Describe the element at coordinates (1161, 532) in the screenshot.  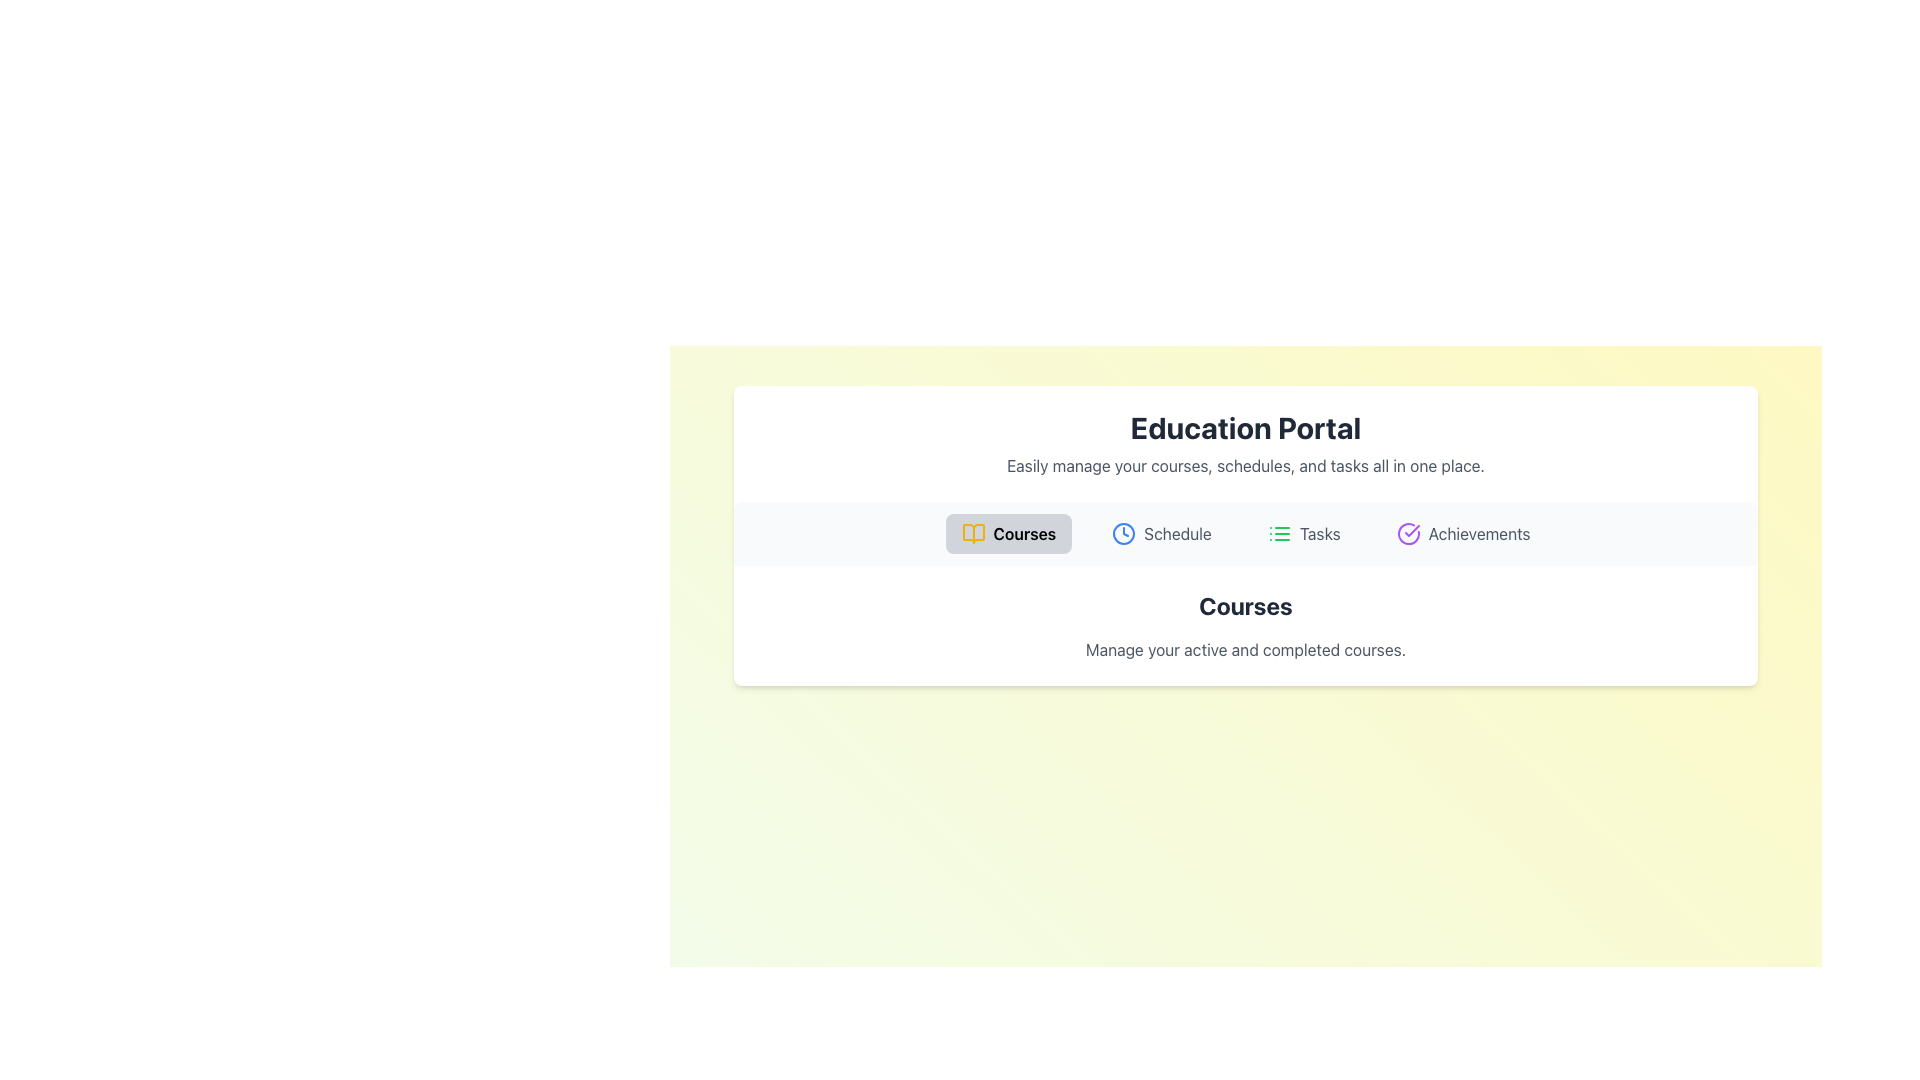
I see `the 'Schedule' navigation button, which is styled in light blue and features a clock icon, to potentially see a visual cue` at that location.